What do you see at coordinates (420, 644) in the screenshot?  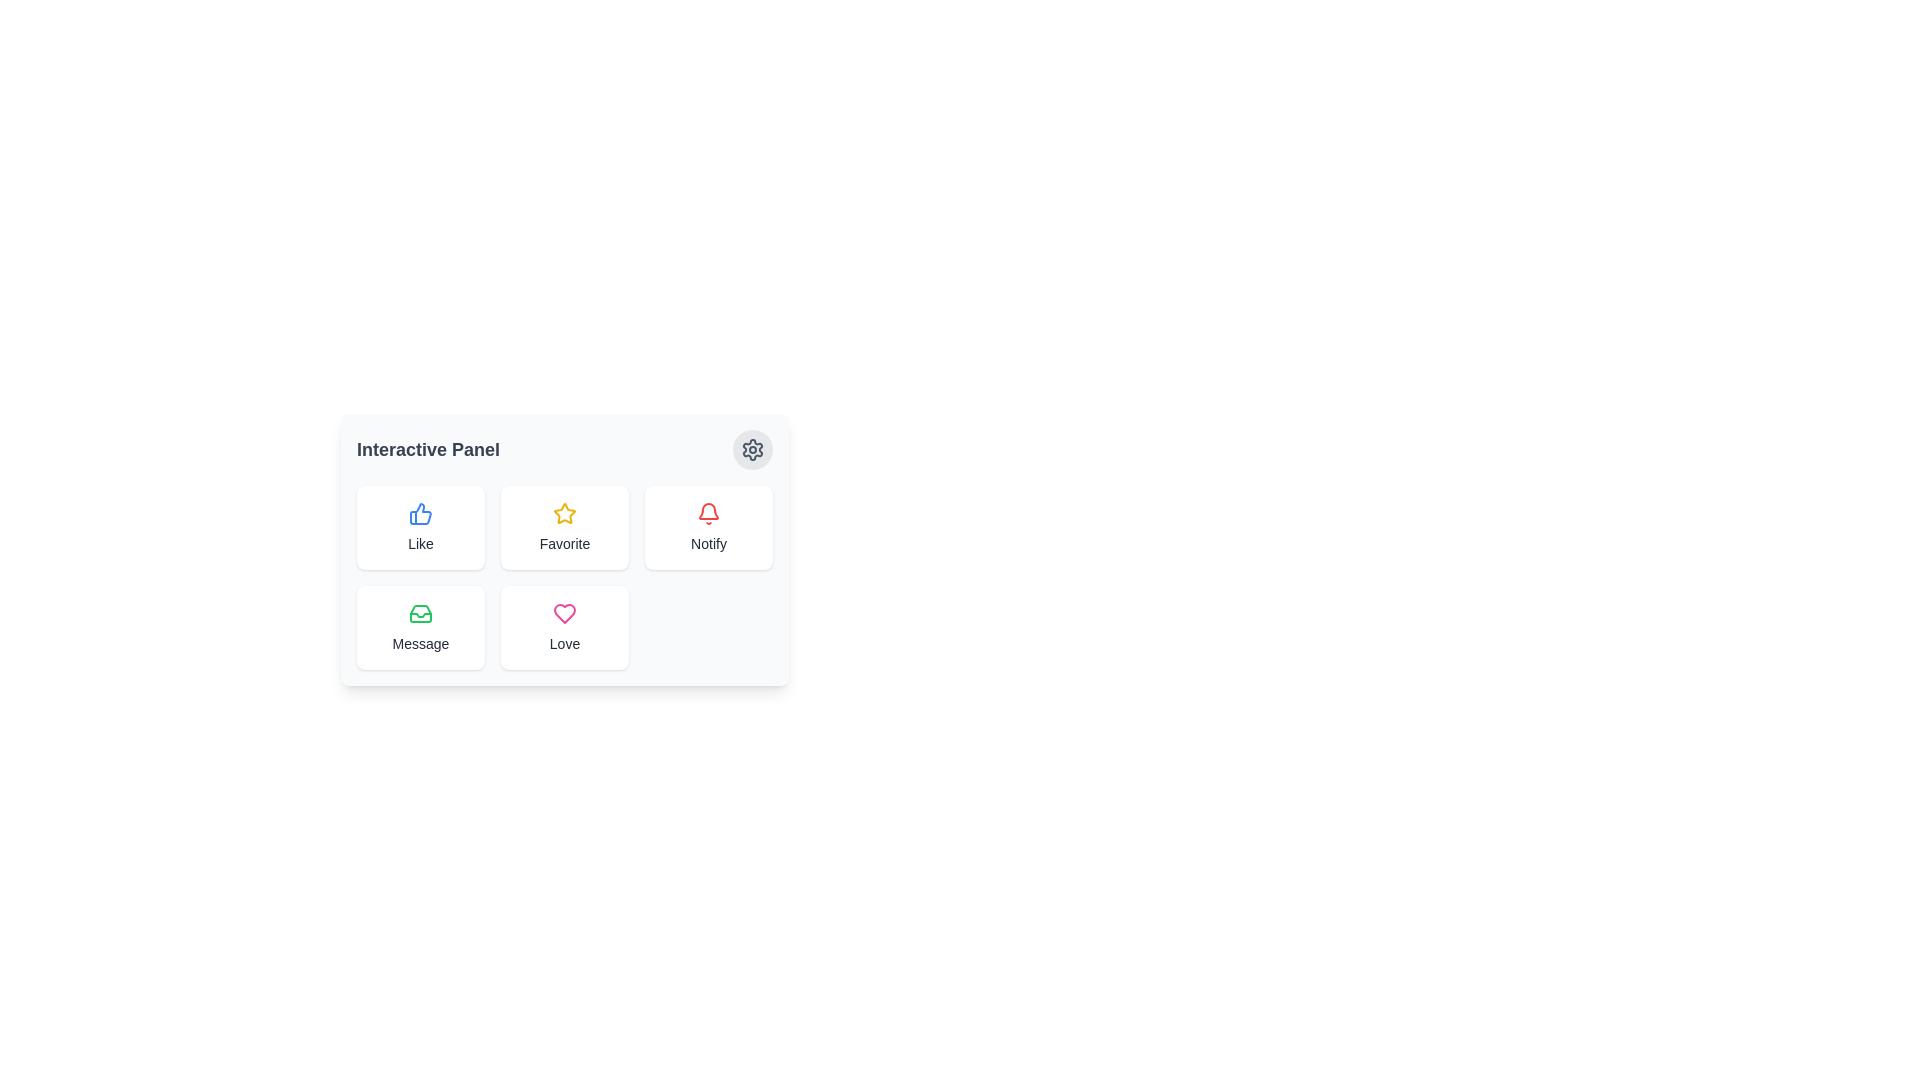 I see `the label element displaying the text 'Message' which is styled with a small, gray font and located beneath the green inbox icon in the bottom-left corner of the grid layout` at bounding box center [420, 644].